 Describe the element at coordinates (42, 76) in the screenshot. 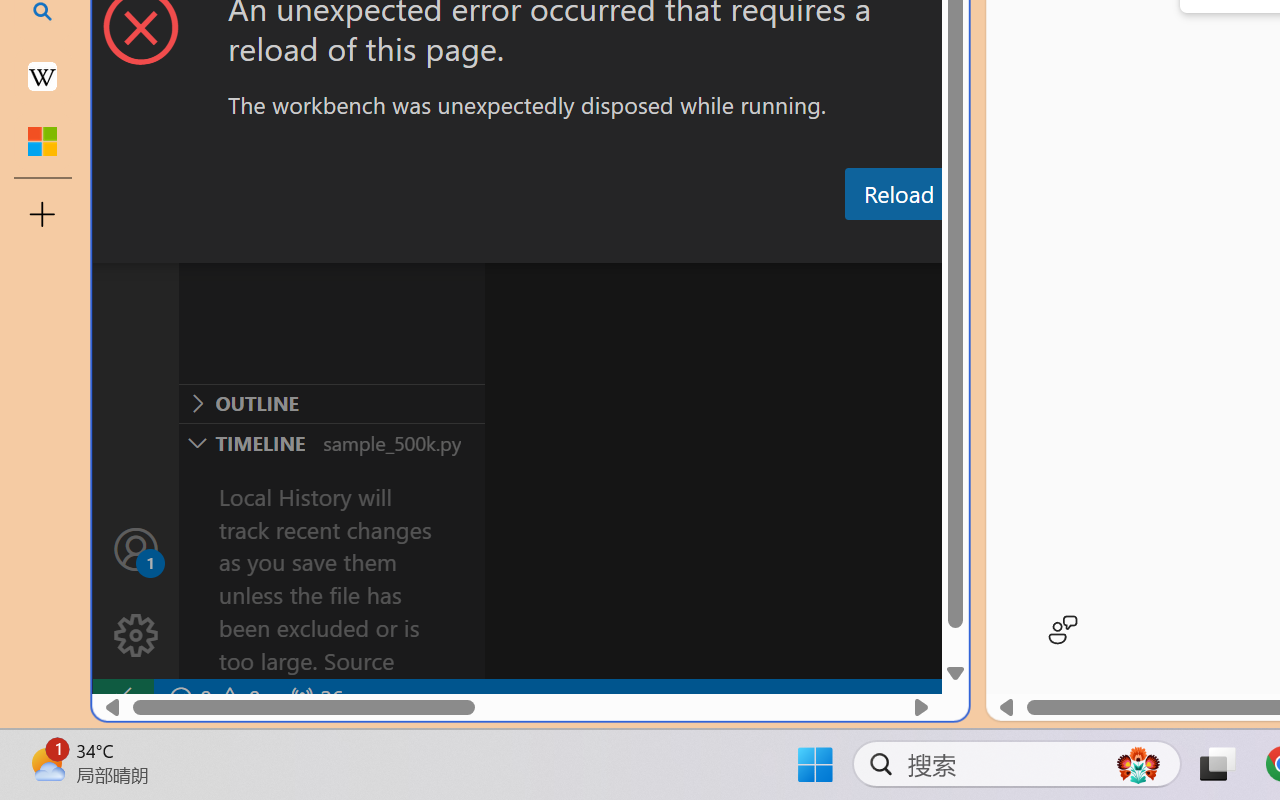

I see `'Earth - Wikipedia'` at that location.